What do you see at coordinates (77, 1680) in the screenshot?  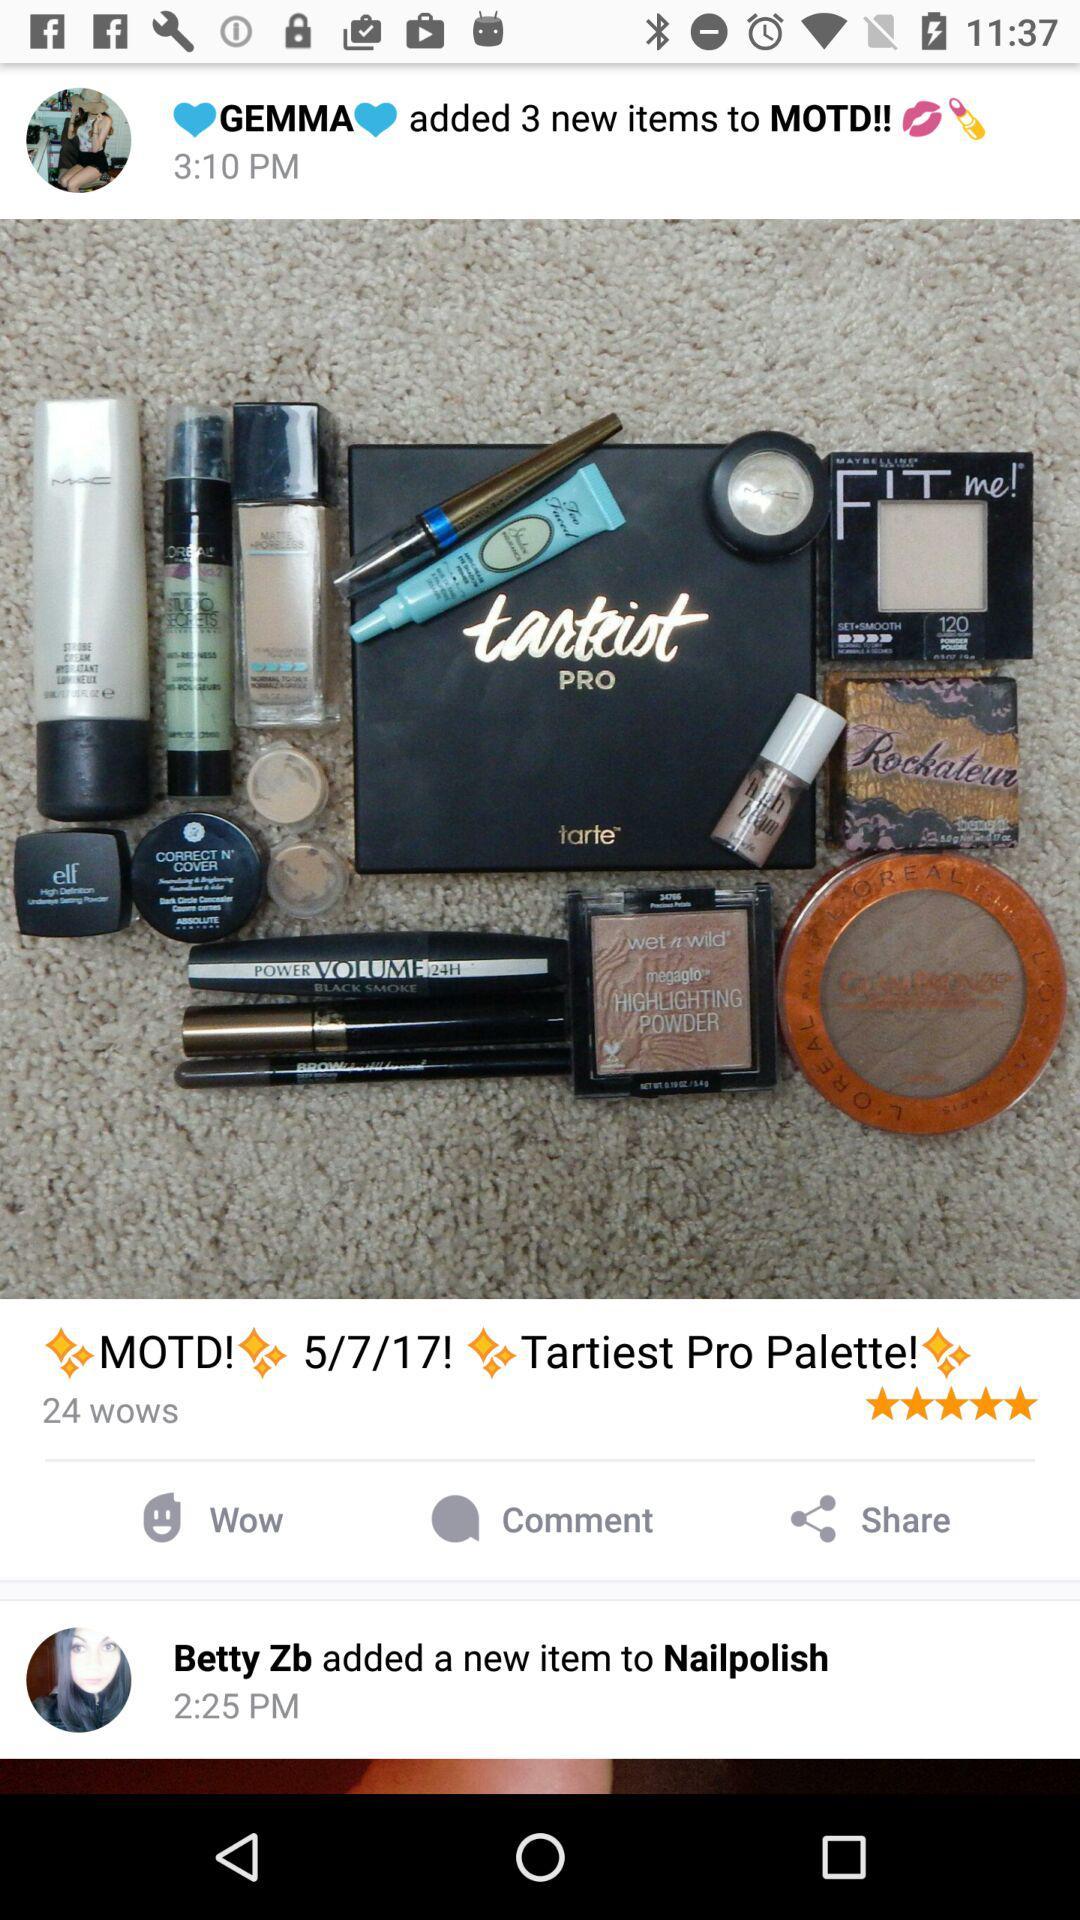 I see `the picture beside betty` at bounding box center [77, 1680].